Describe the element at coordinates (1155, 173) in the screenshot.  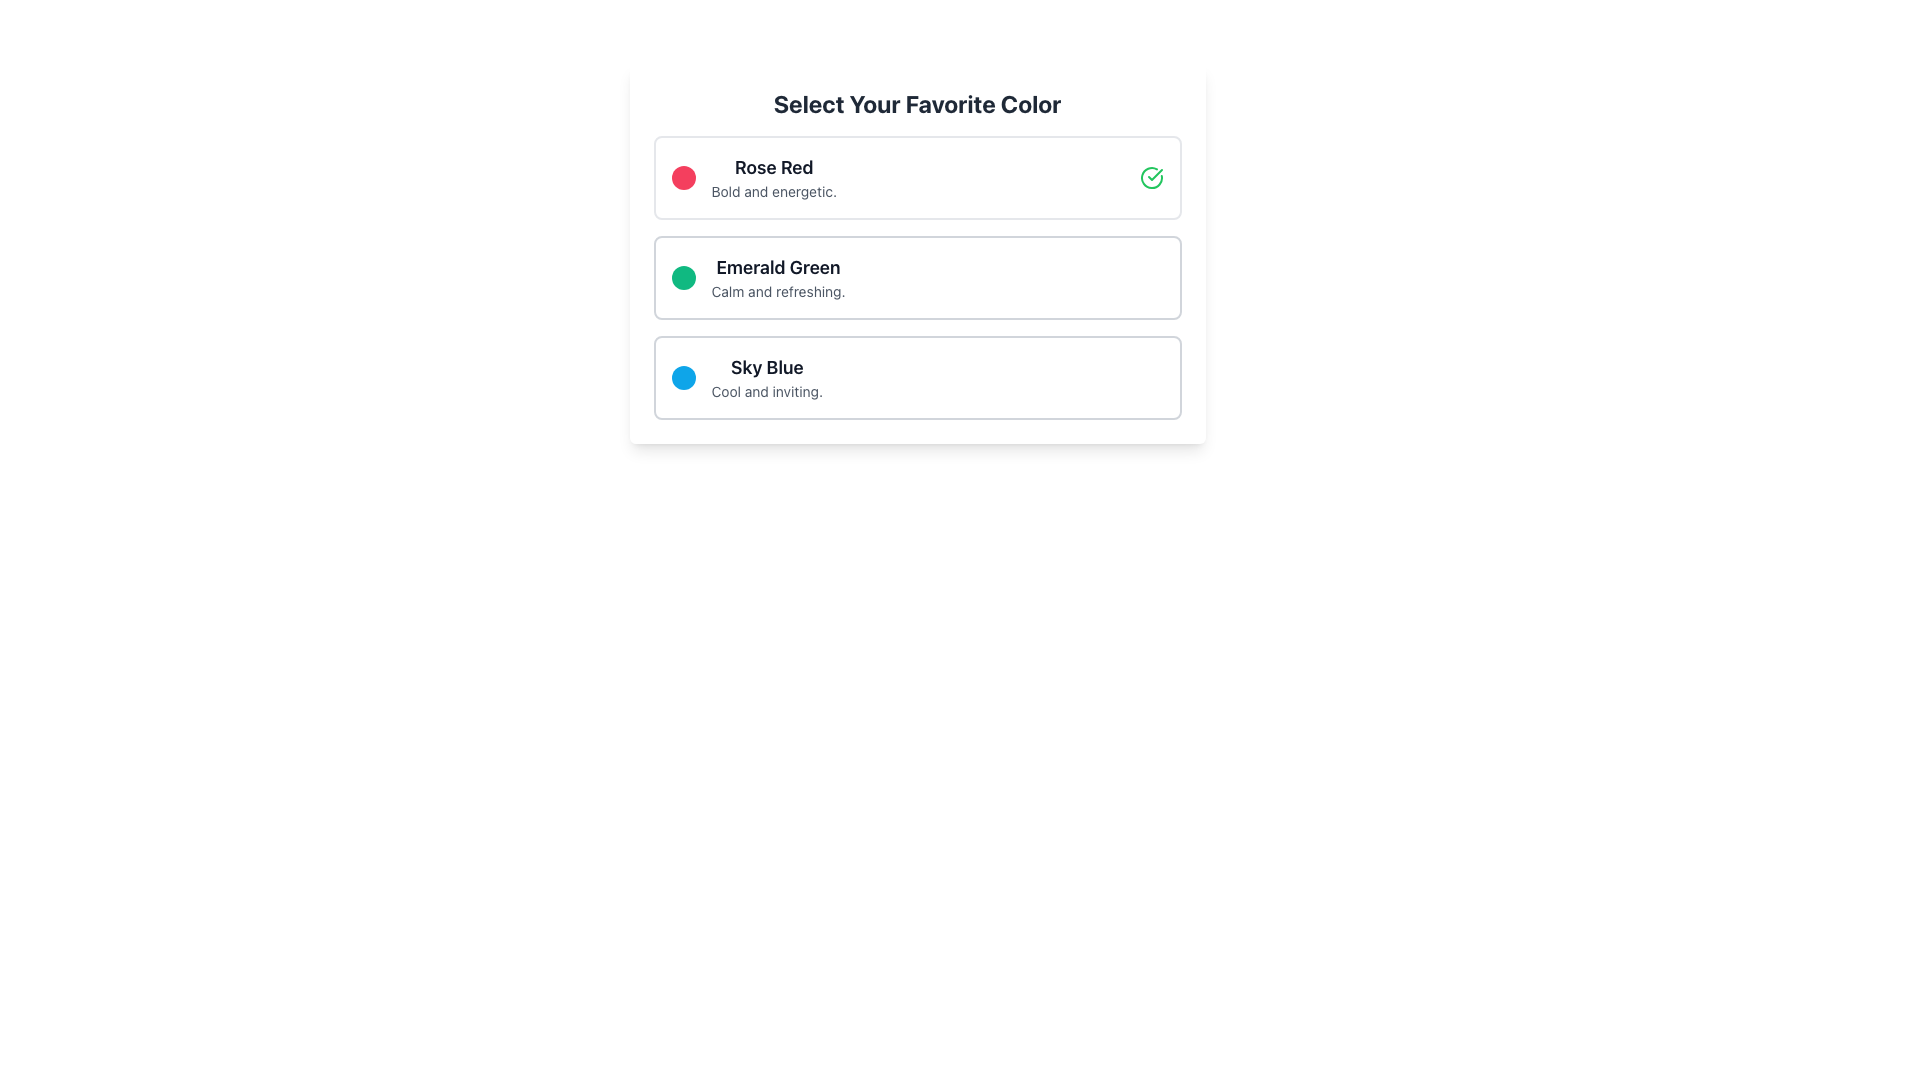
I see `the enclosing SVG group of the checkmark icon, which is styled with a green stroke and located next to the text 'Rose Red' in the selection card layout` at that location.